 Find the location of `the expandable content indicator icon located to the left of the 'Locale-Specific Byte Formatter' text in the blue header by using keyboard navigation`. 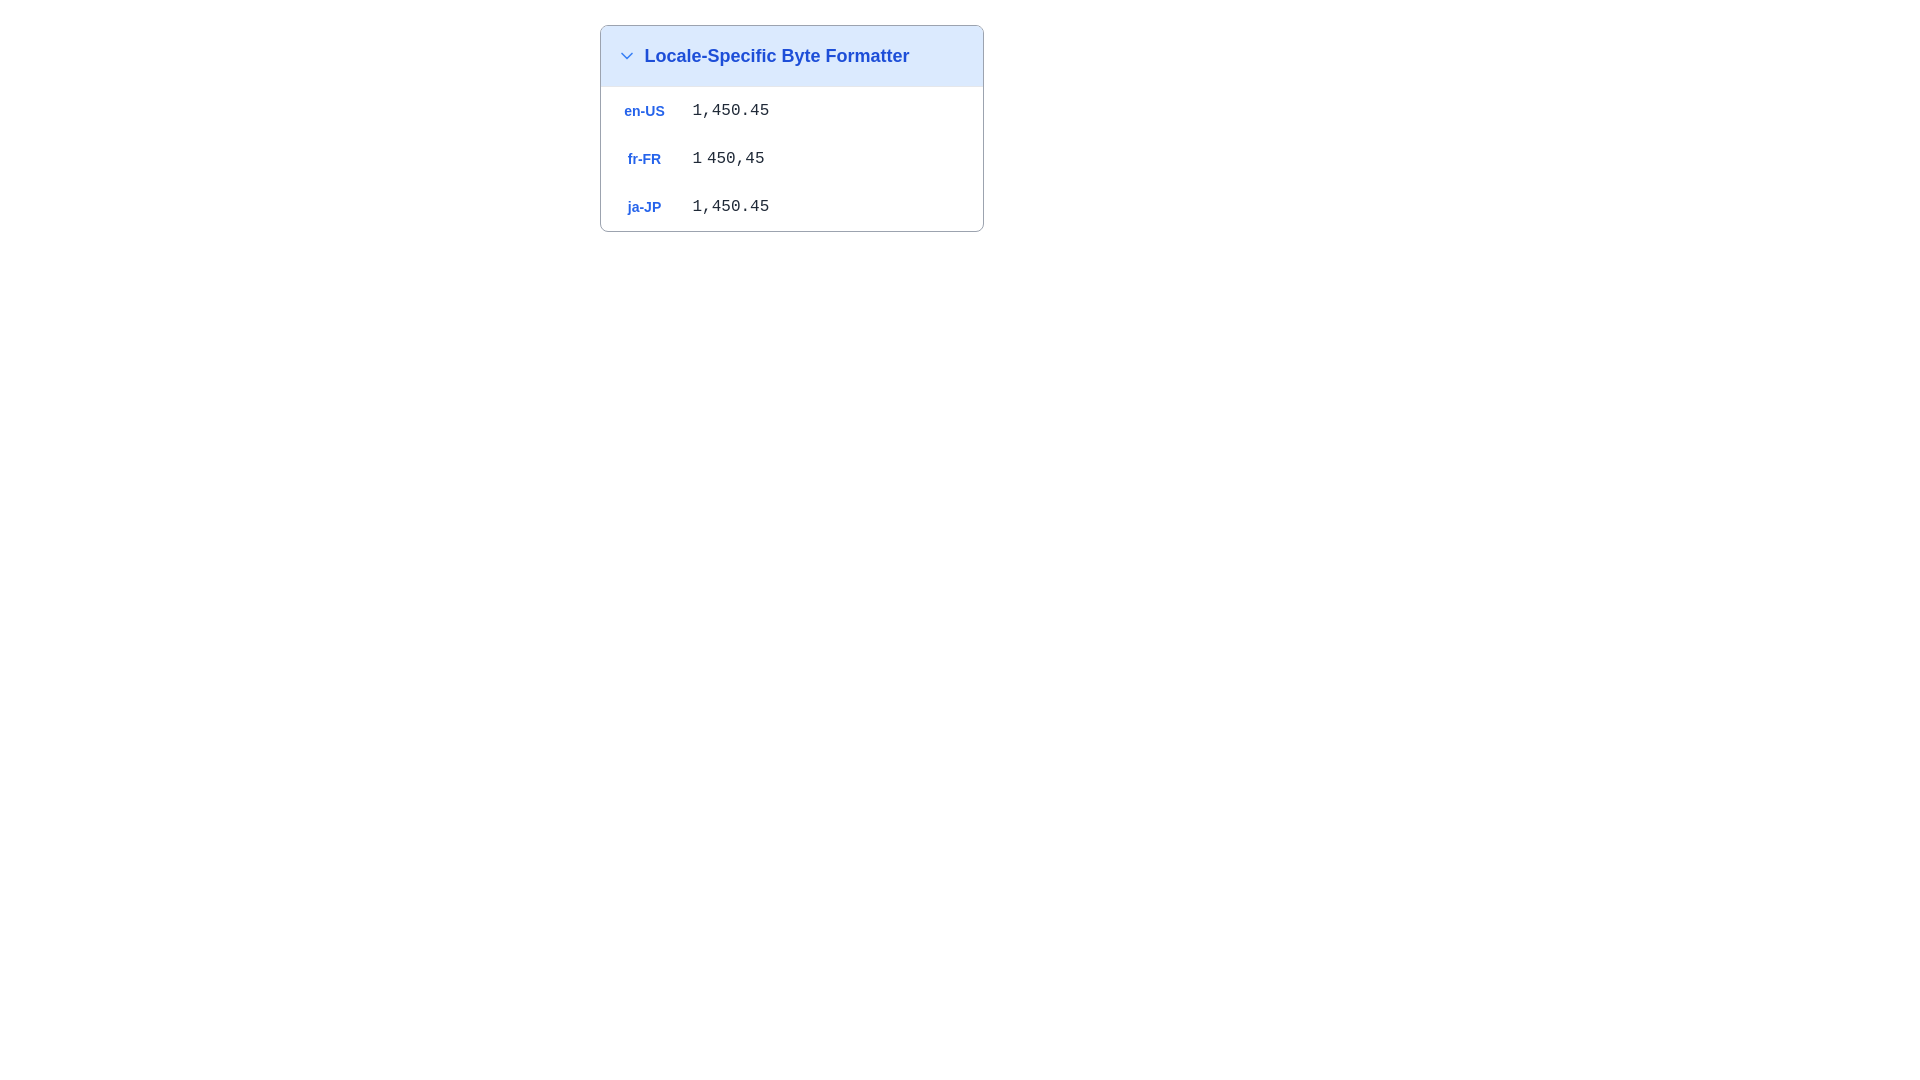

the expandable content indicator icon located to the left of the 'Locale-Specific Byte Formatter' text in the blue header by using keyboard navigation is located at coordinates (625, 55).